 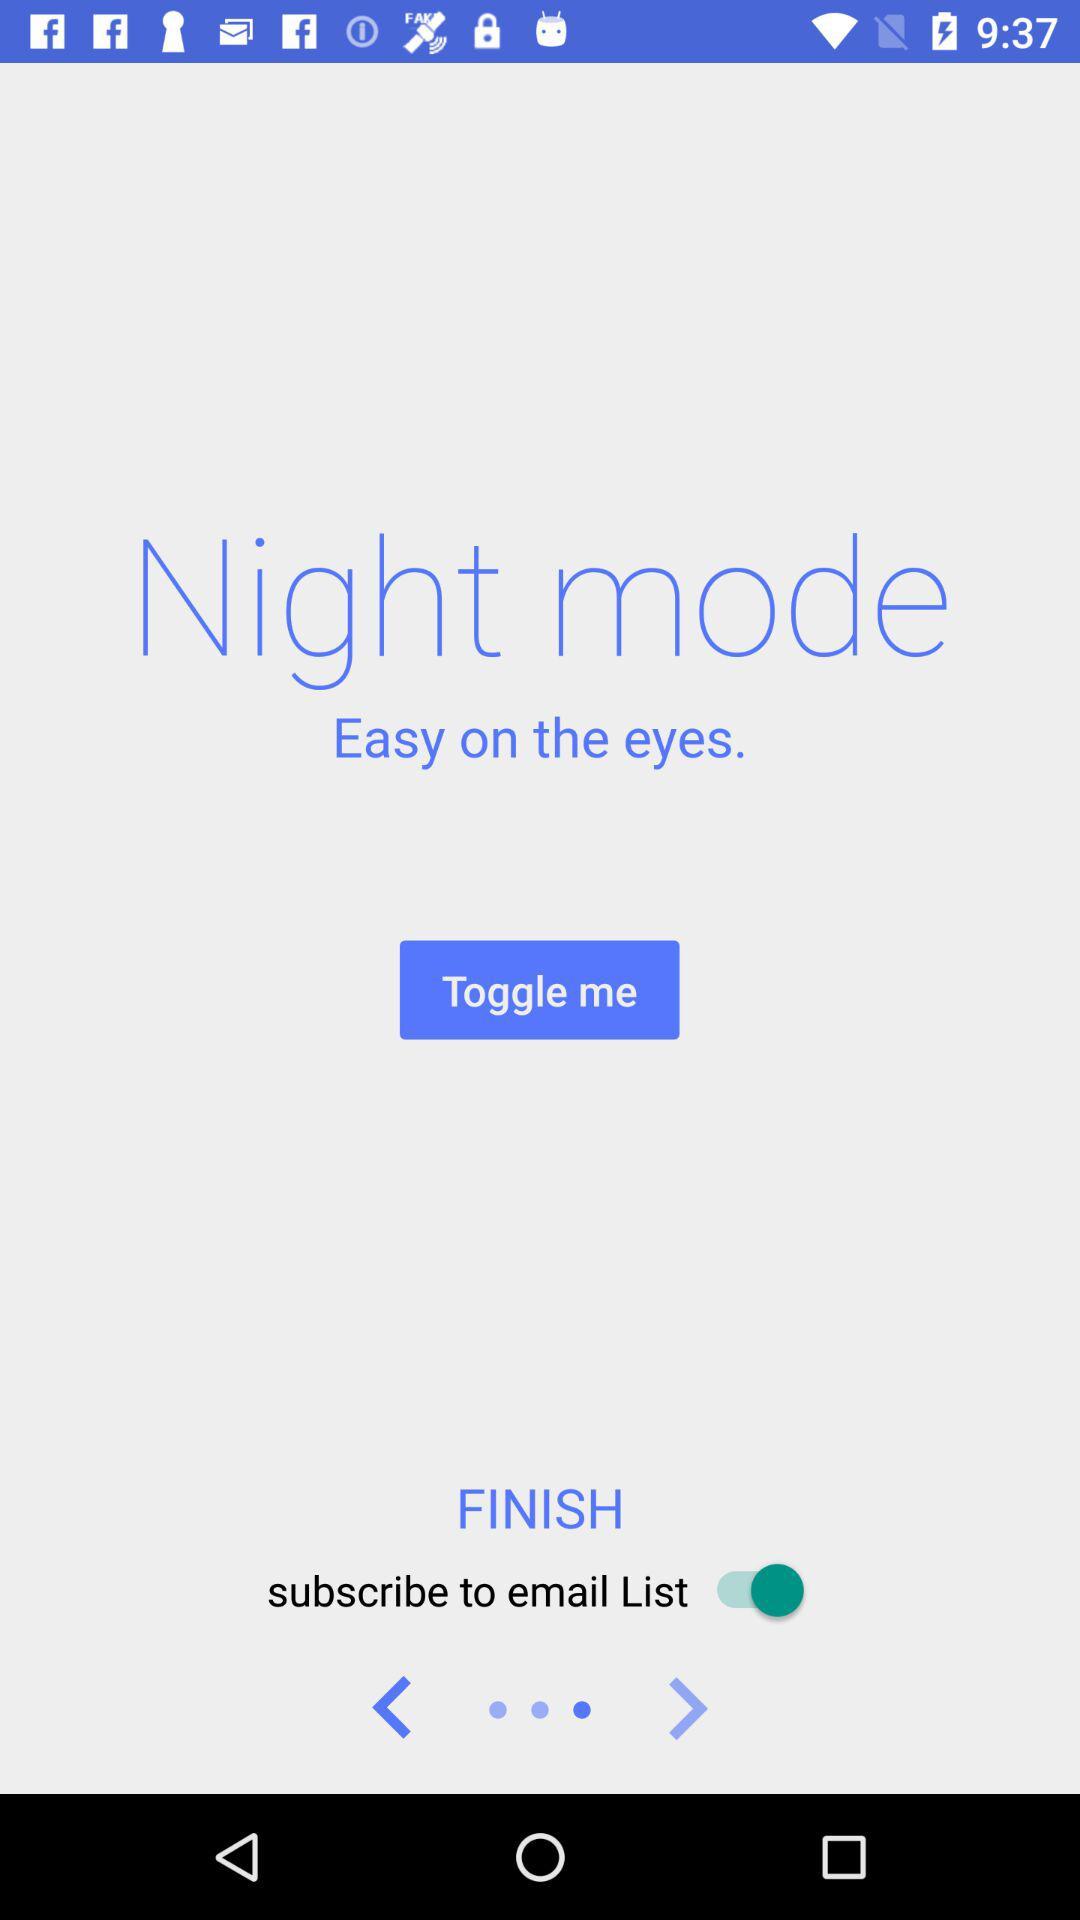 What do you see at coordinates (540, 1589) in the screenshot?
I see `the subscribe to email item` at bounding box center [540, 1589].